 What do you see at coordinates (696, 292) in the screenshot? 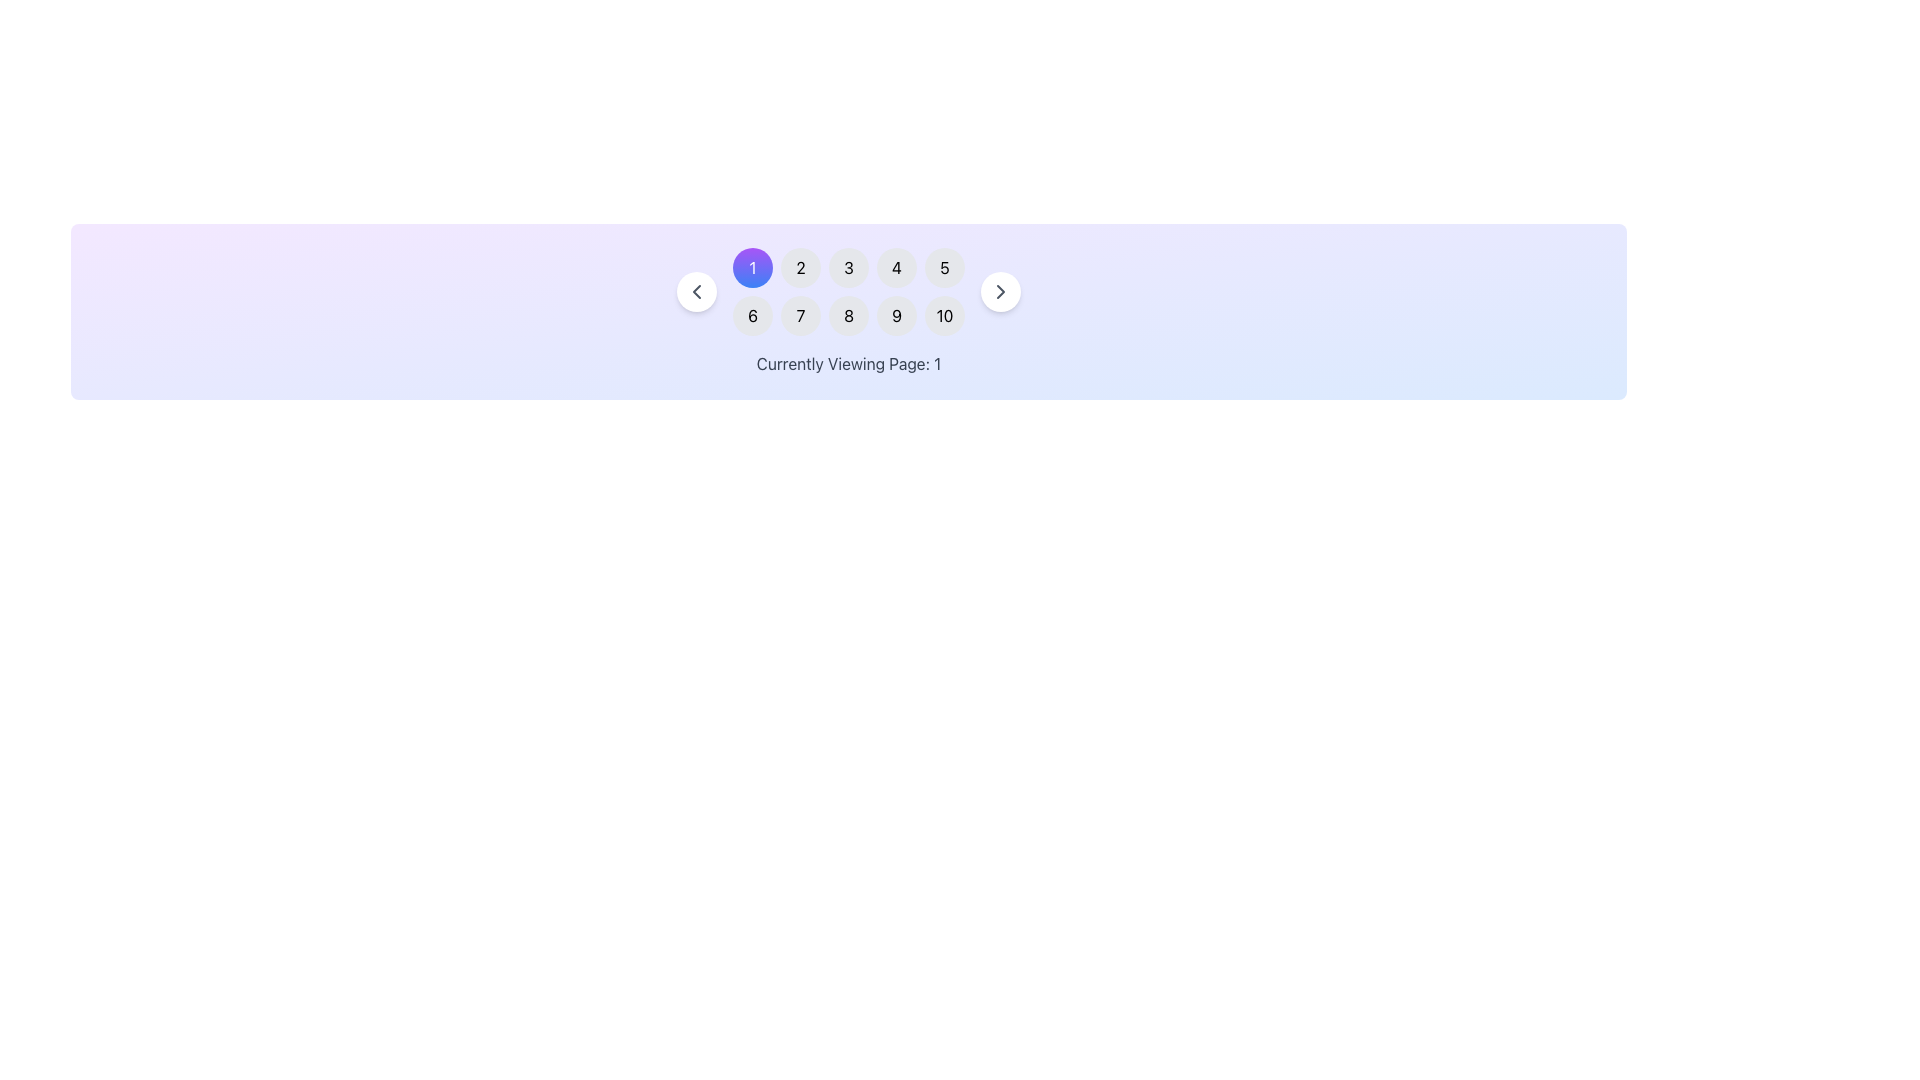
I see `the leftward-pointing chevron icon in the pagination bar` at bounding box center [696, 292].